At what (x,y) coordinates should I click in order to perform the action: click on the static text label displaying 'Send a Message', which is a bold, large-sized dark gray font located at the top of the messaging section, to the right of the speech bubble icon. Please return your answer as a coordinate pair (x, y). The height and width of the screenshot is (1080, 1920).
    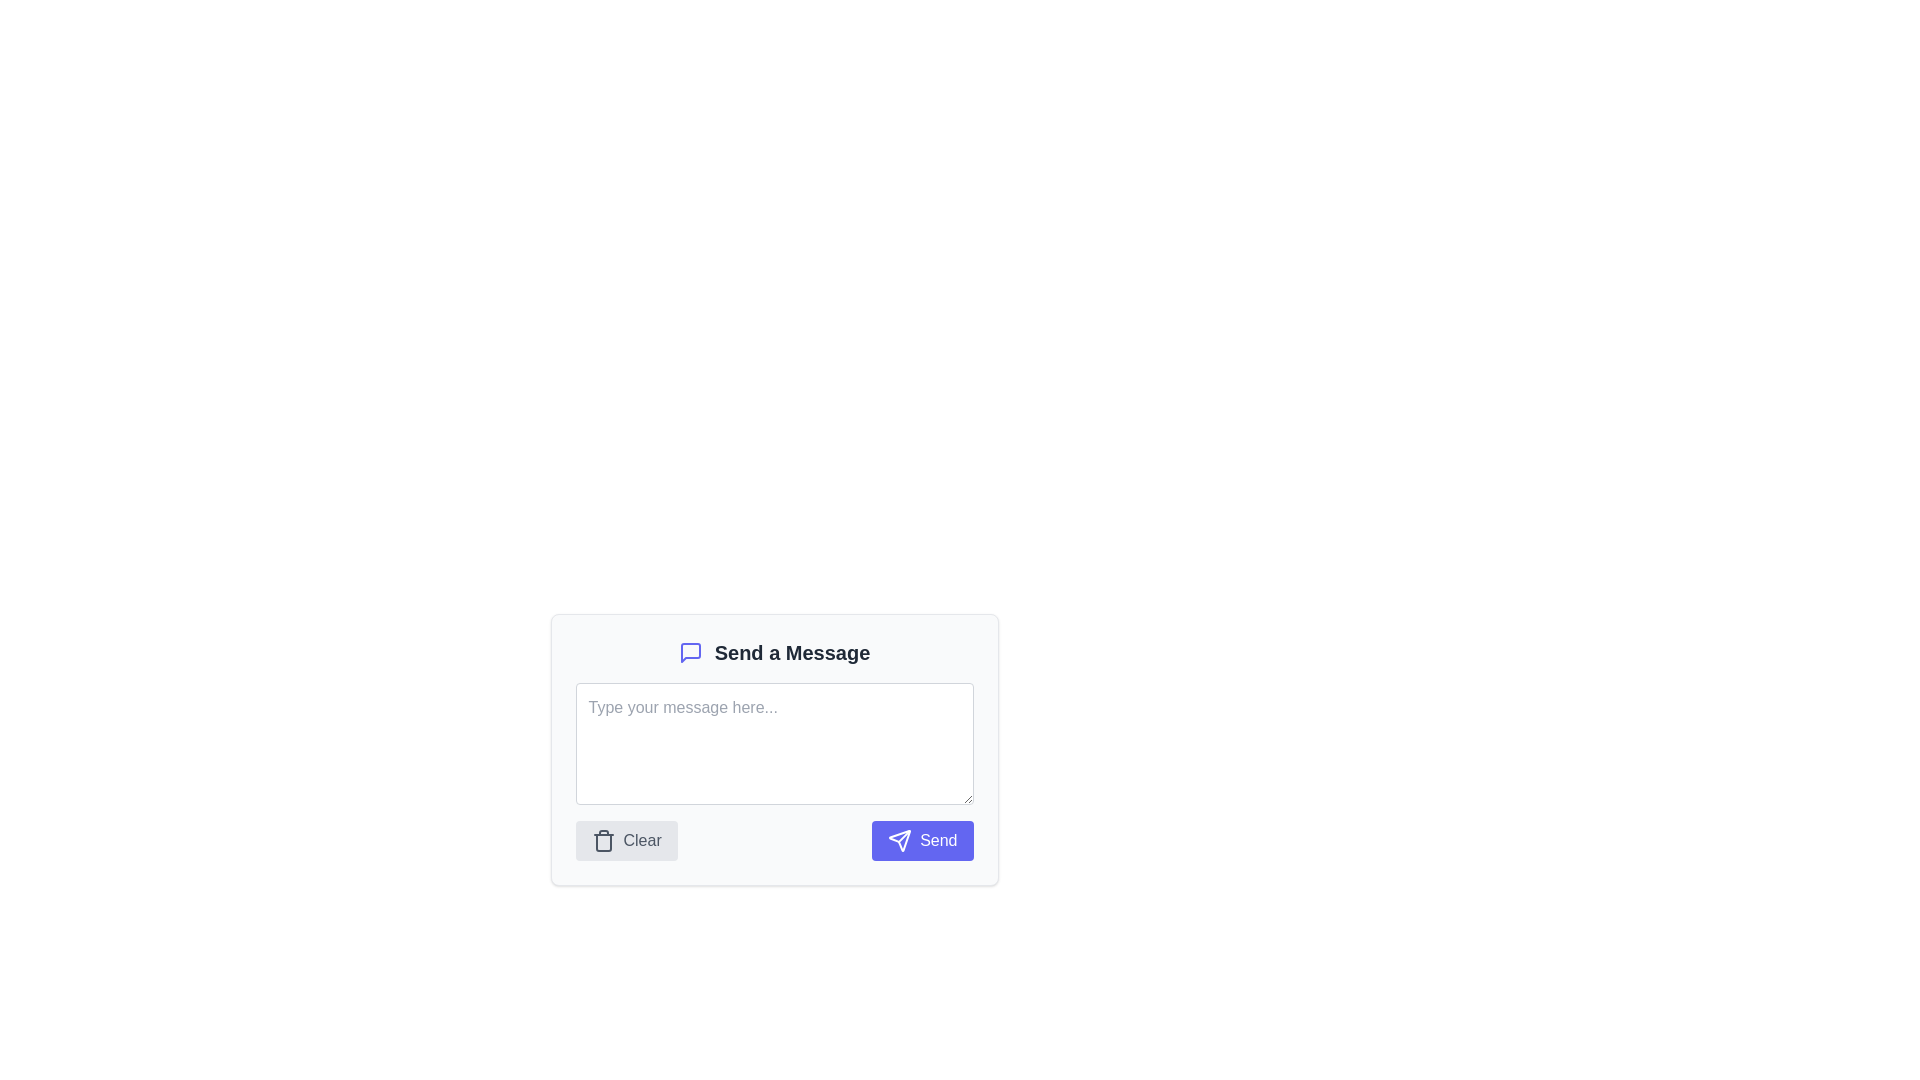
    Looking at the image, I should click on (791, 652).